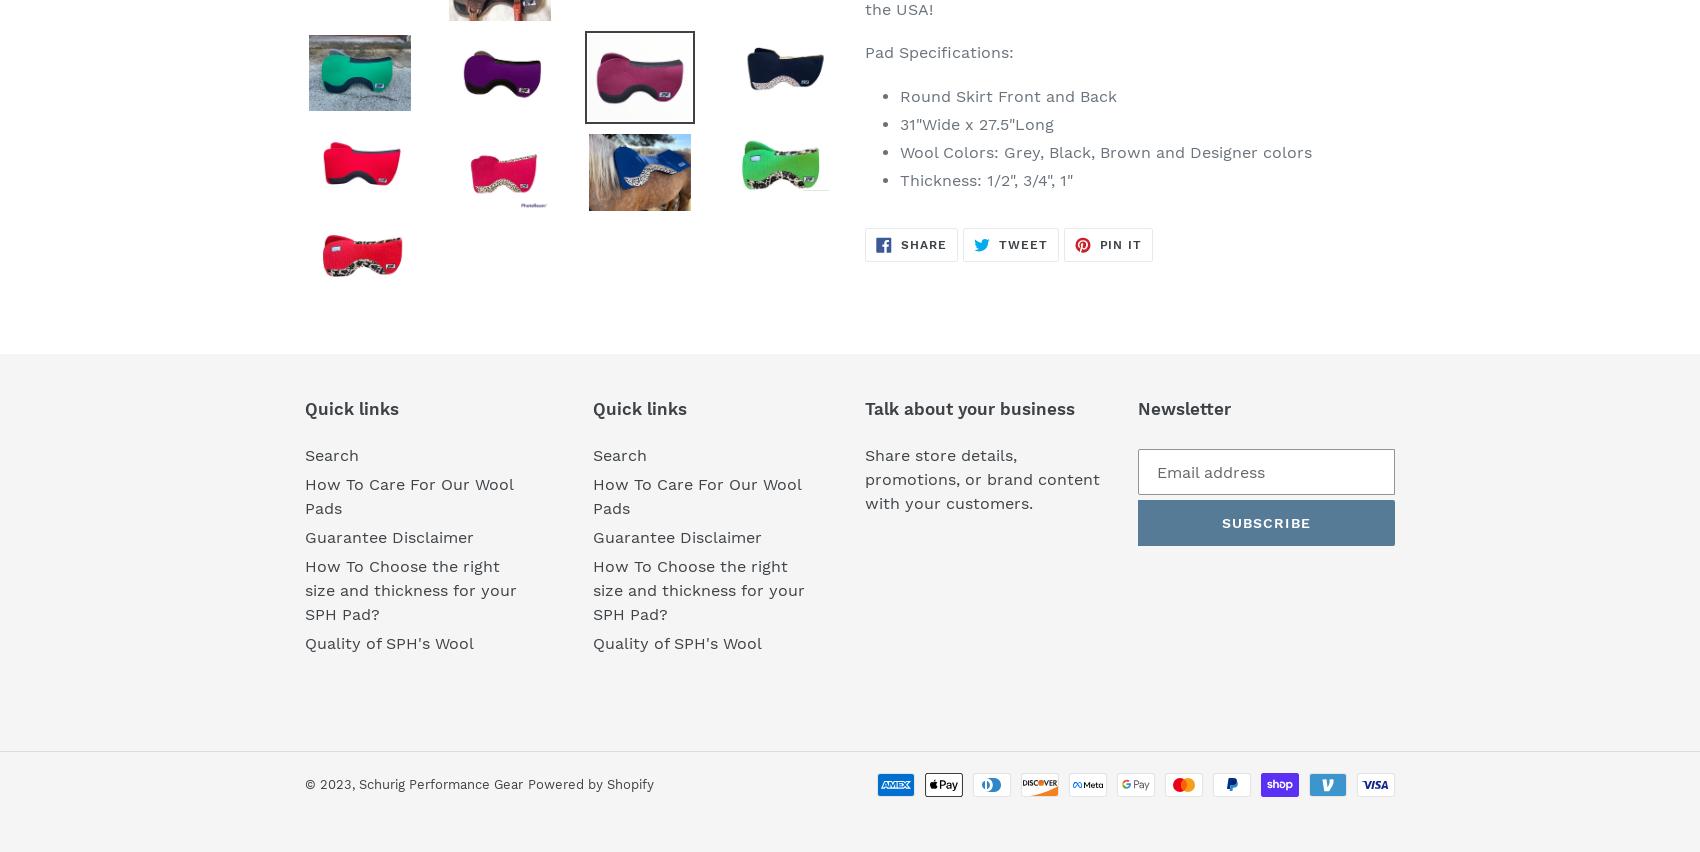  I want to click on '© 2023,', so click(331, 783).